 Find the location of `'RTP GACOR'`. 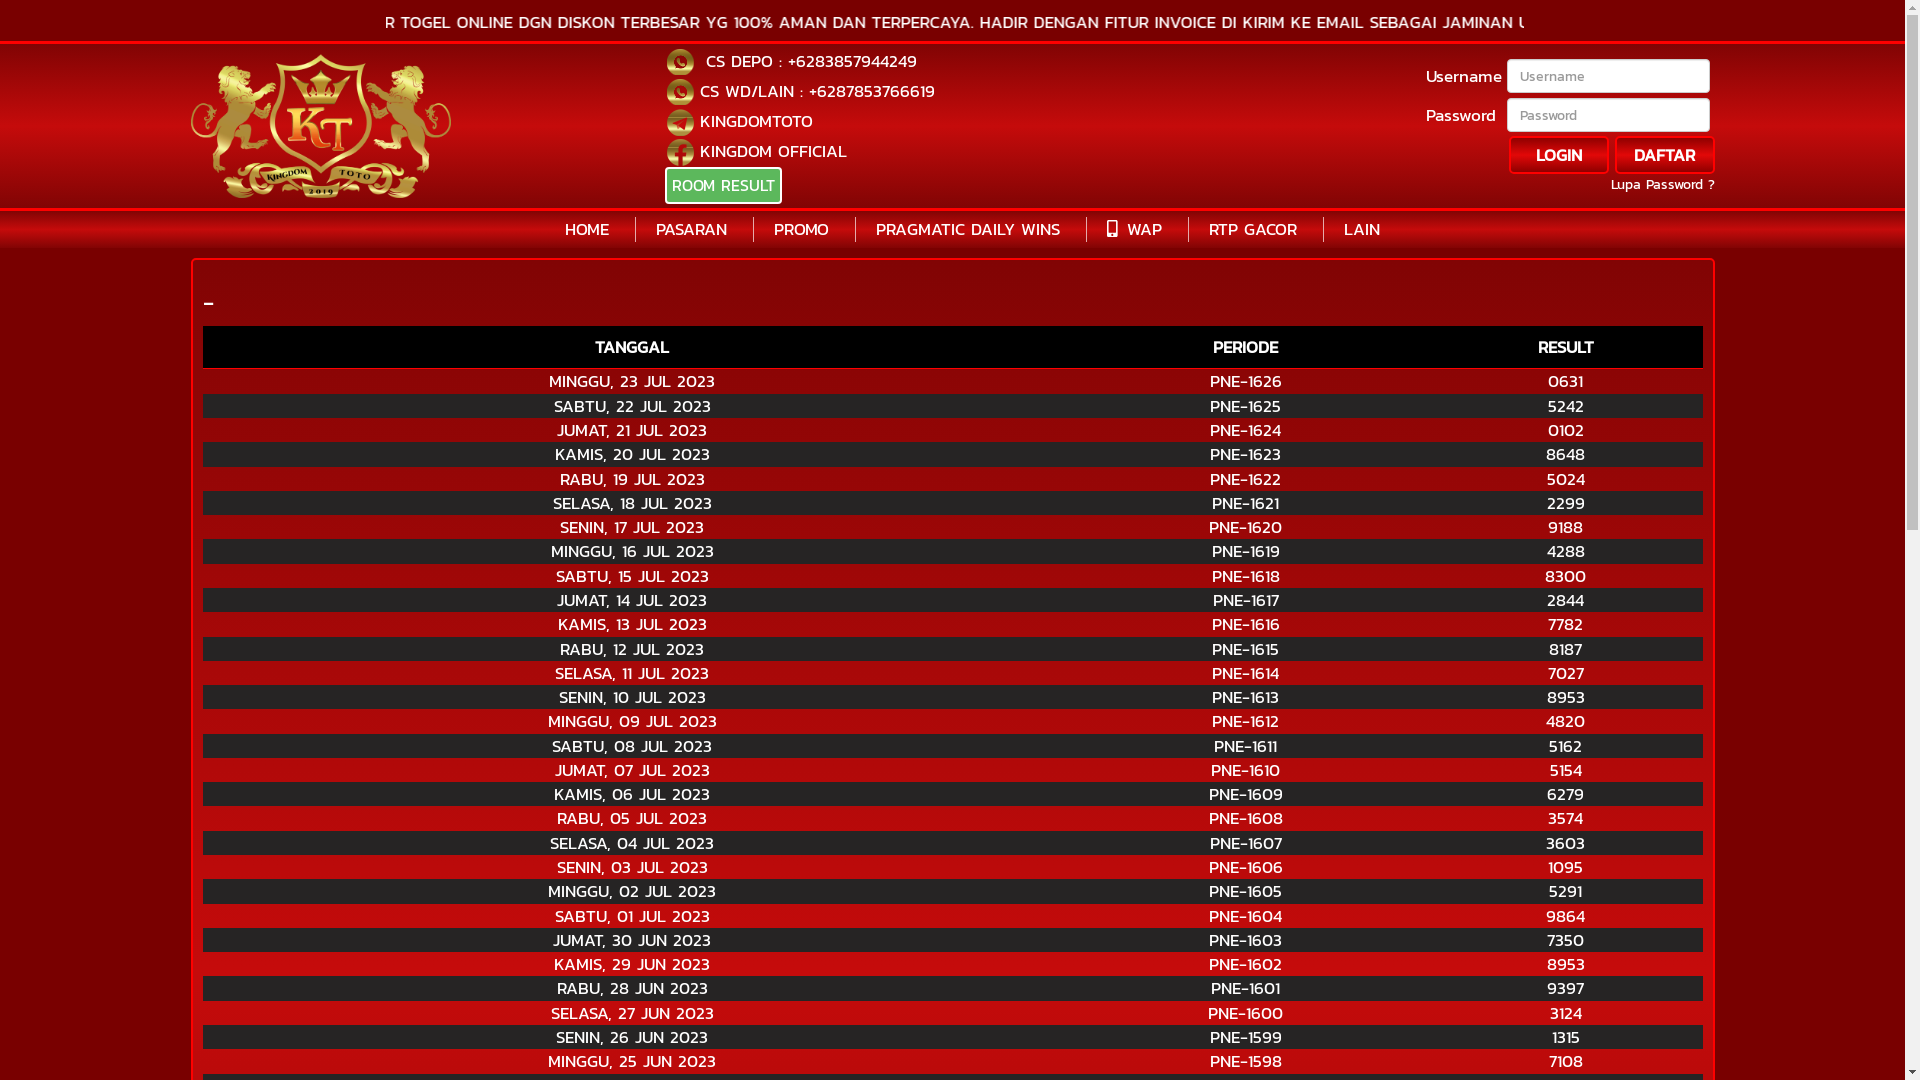

'RTP GACOR' is located at coordinates (1251, 227).